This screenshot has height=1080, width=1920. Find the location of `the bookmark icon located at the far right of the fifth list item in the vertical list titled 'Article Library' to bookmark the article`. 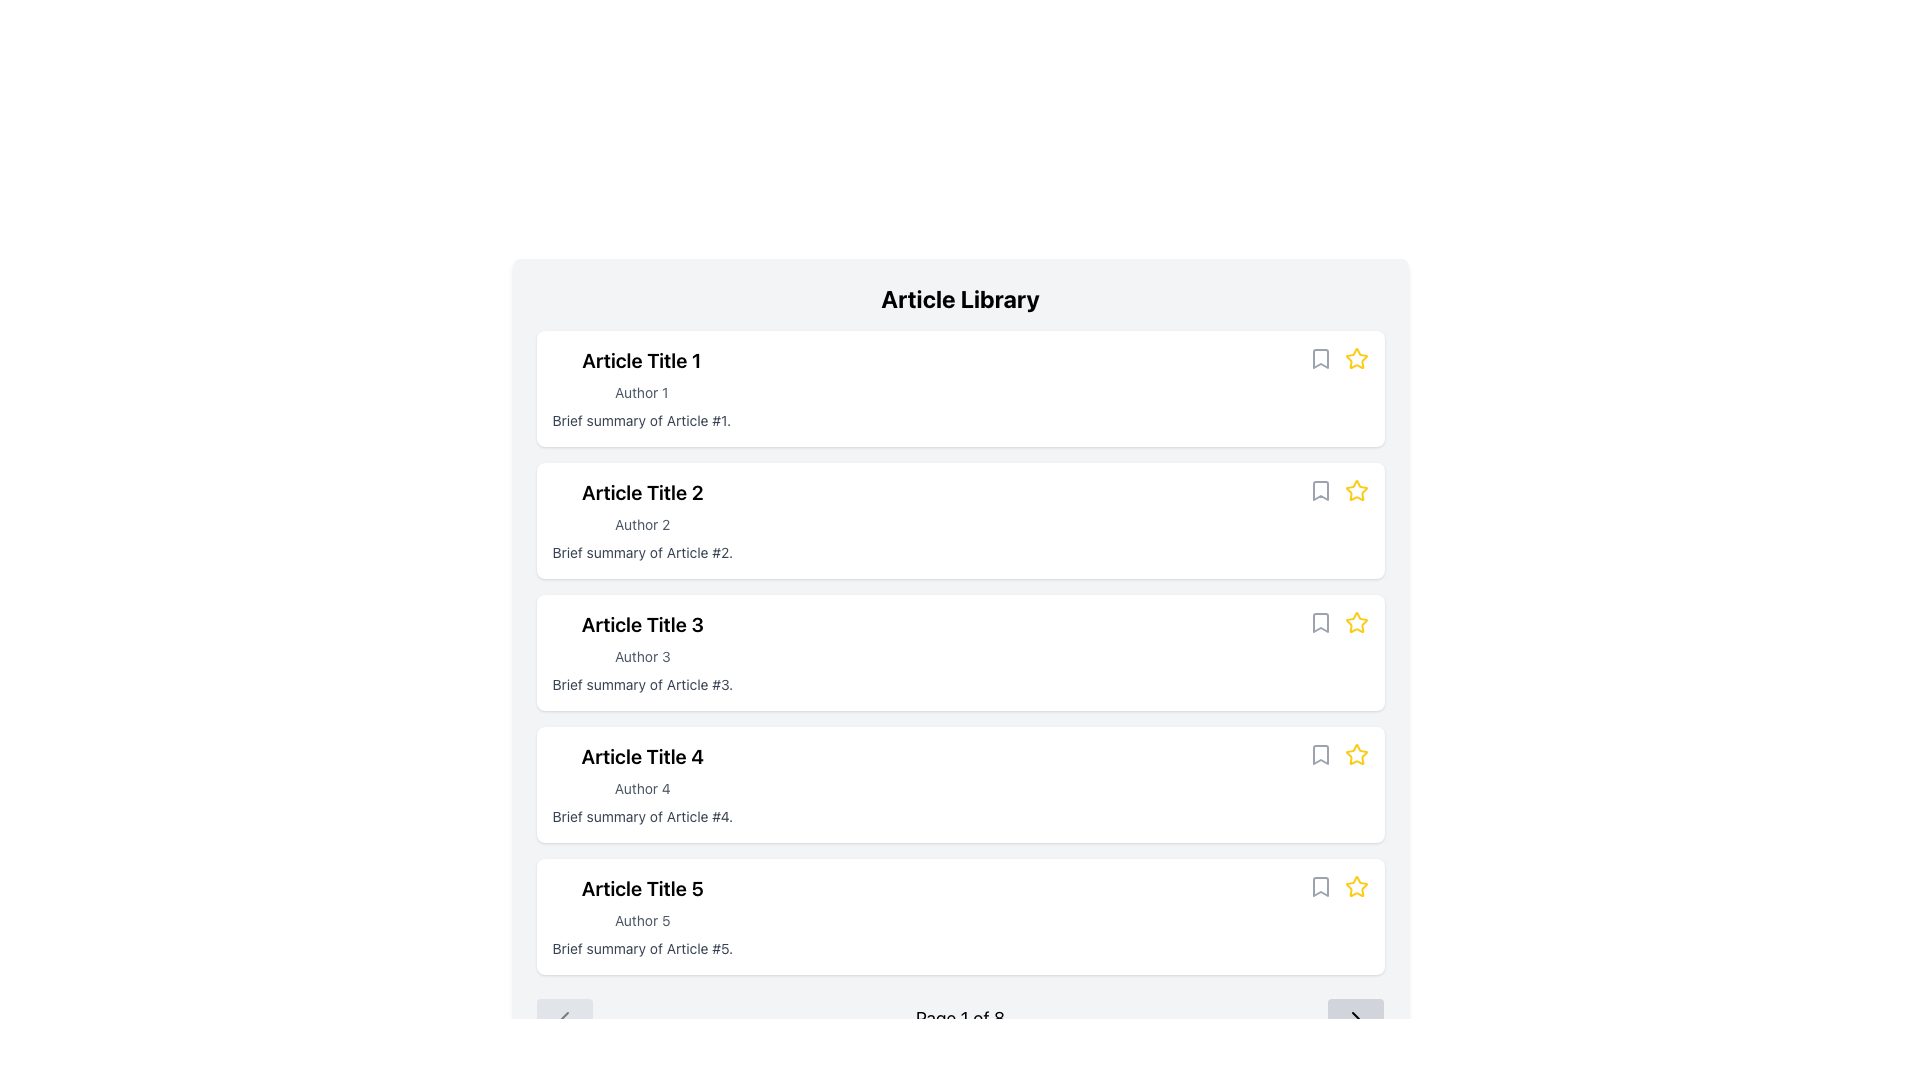

the bookmark icon located at the far right of the fifth list item in the vertical list titled 'Article Library' to bookmark the article is located at coordinates (1320, 886).